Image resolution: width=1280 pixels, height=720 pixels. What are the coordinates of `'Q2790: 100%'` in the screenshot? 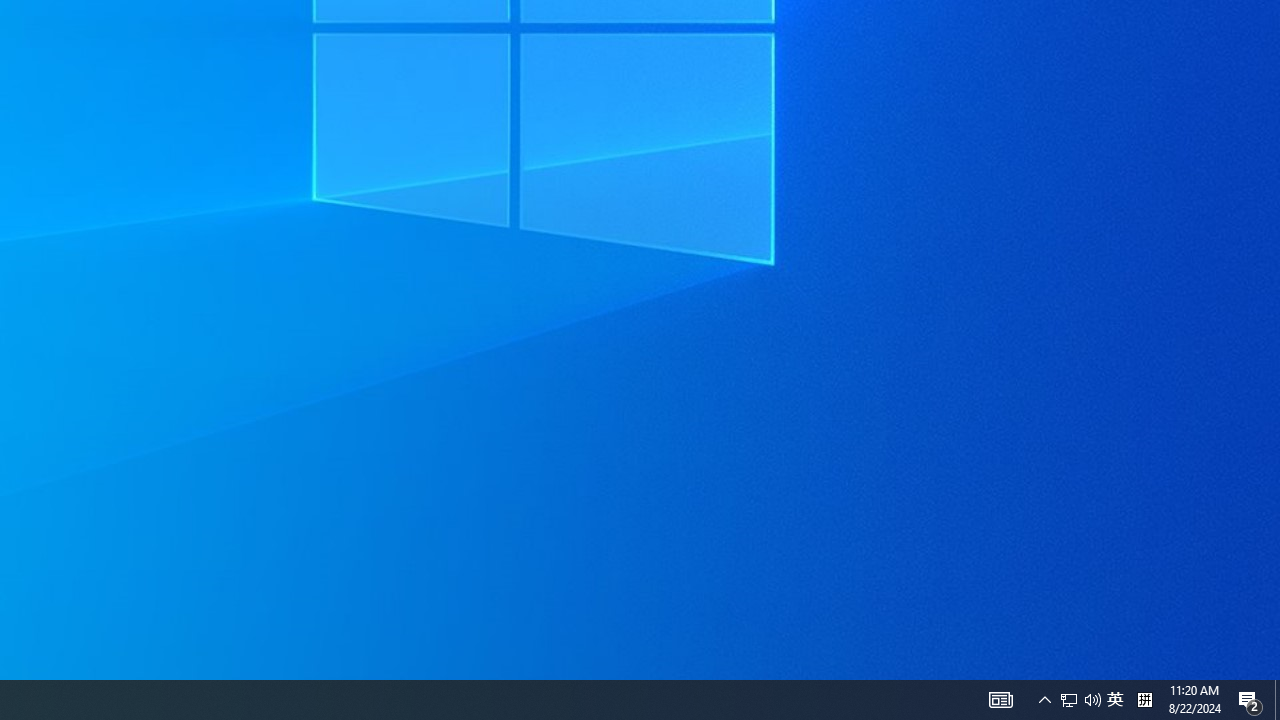 It's located at (1044, 698).